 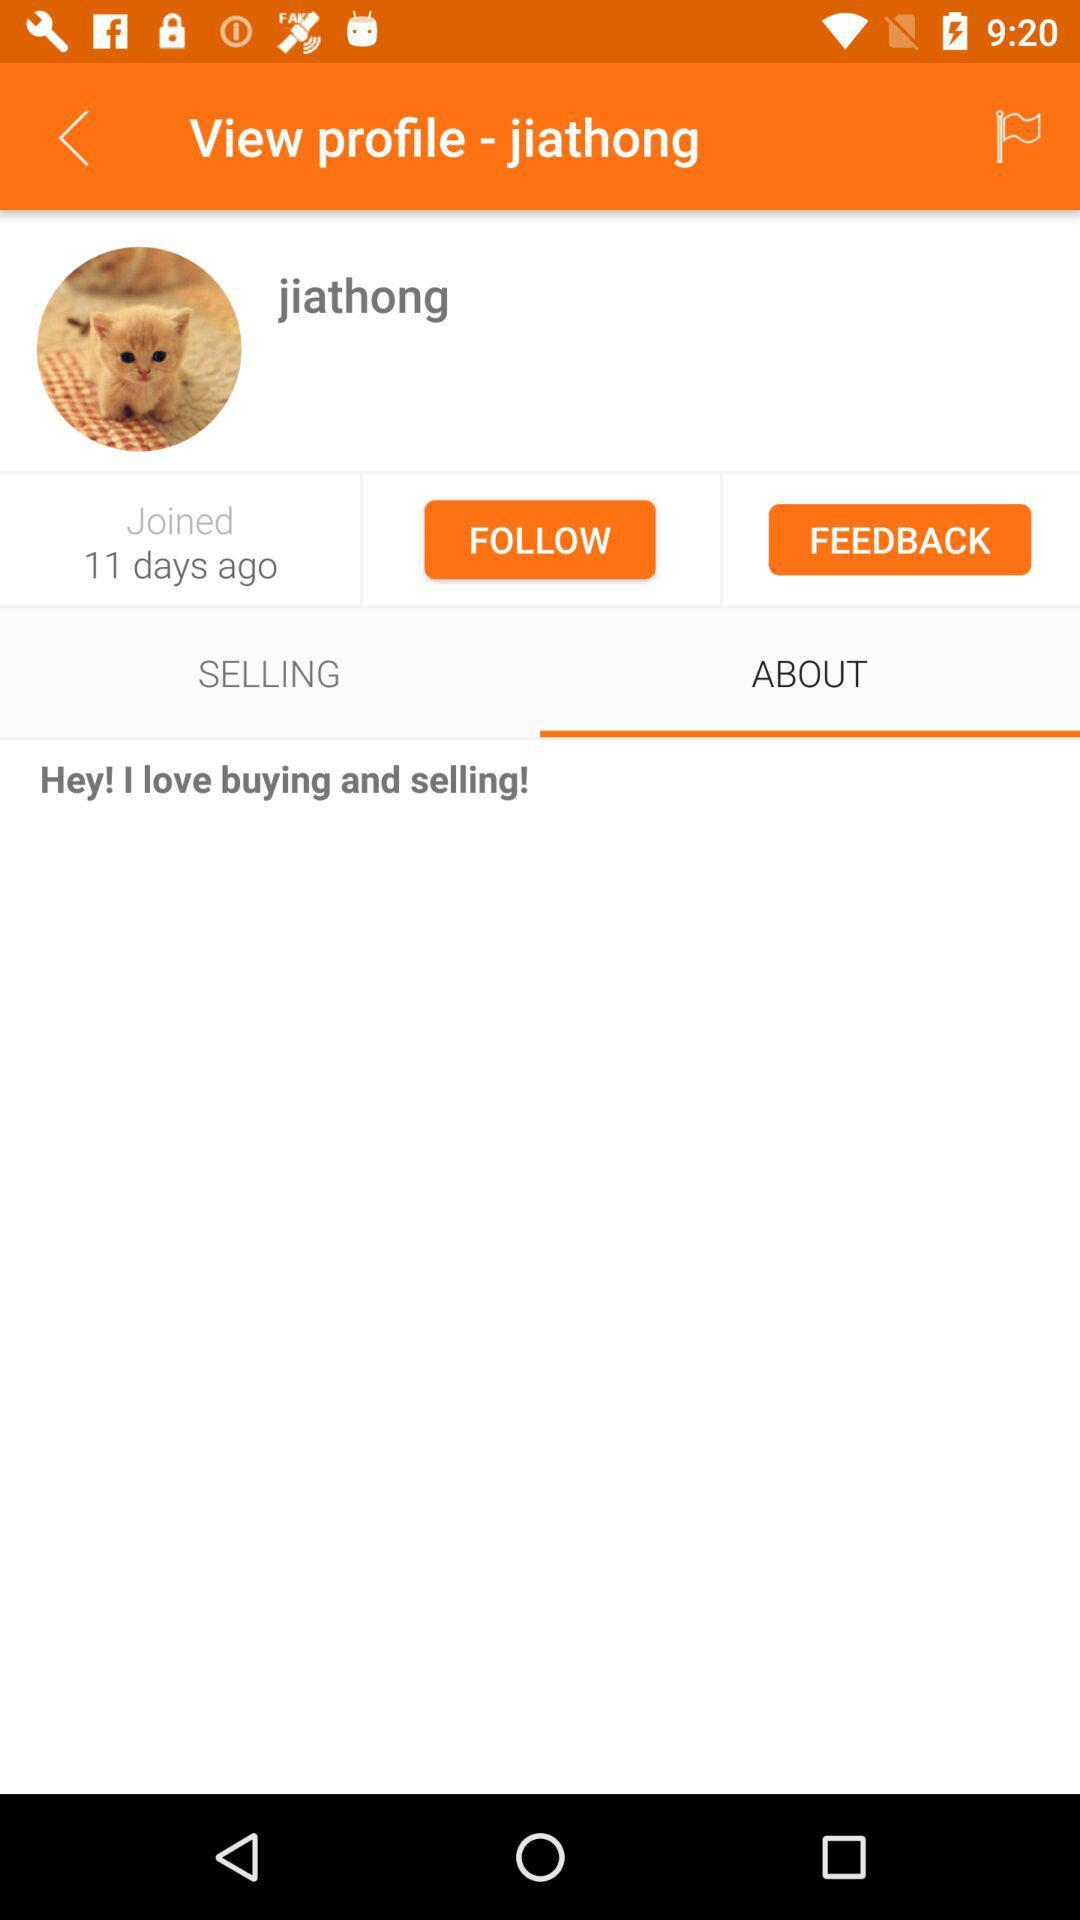 What do you see at coordinates (1017, 135) in the screenshot?
I see `the icon to the right of the view profile - jiathong icon` at bounding box center [1017, 135].